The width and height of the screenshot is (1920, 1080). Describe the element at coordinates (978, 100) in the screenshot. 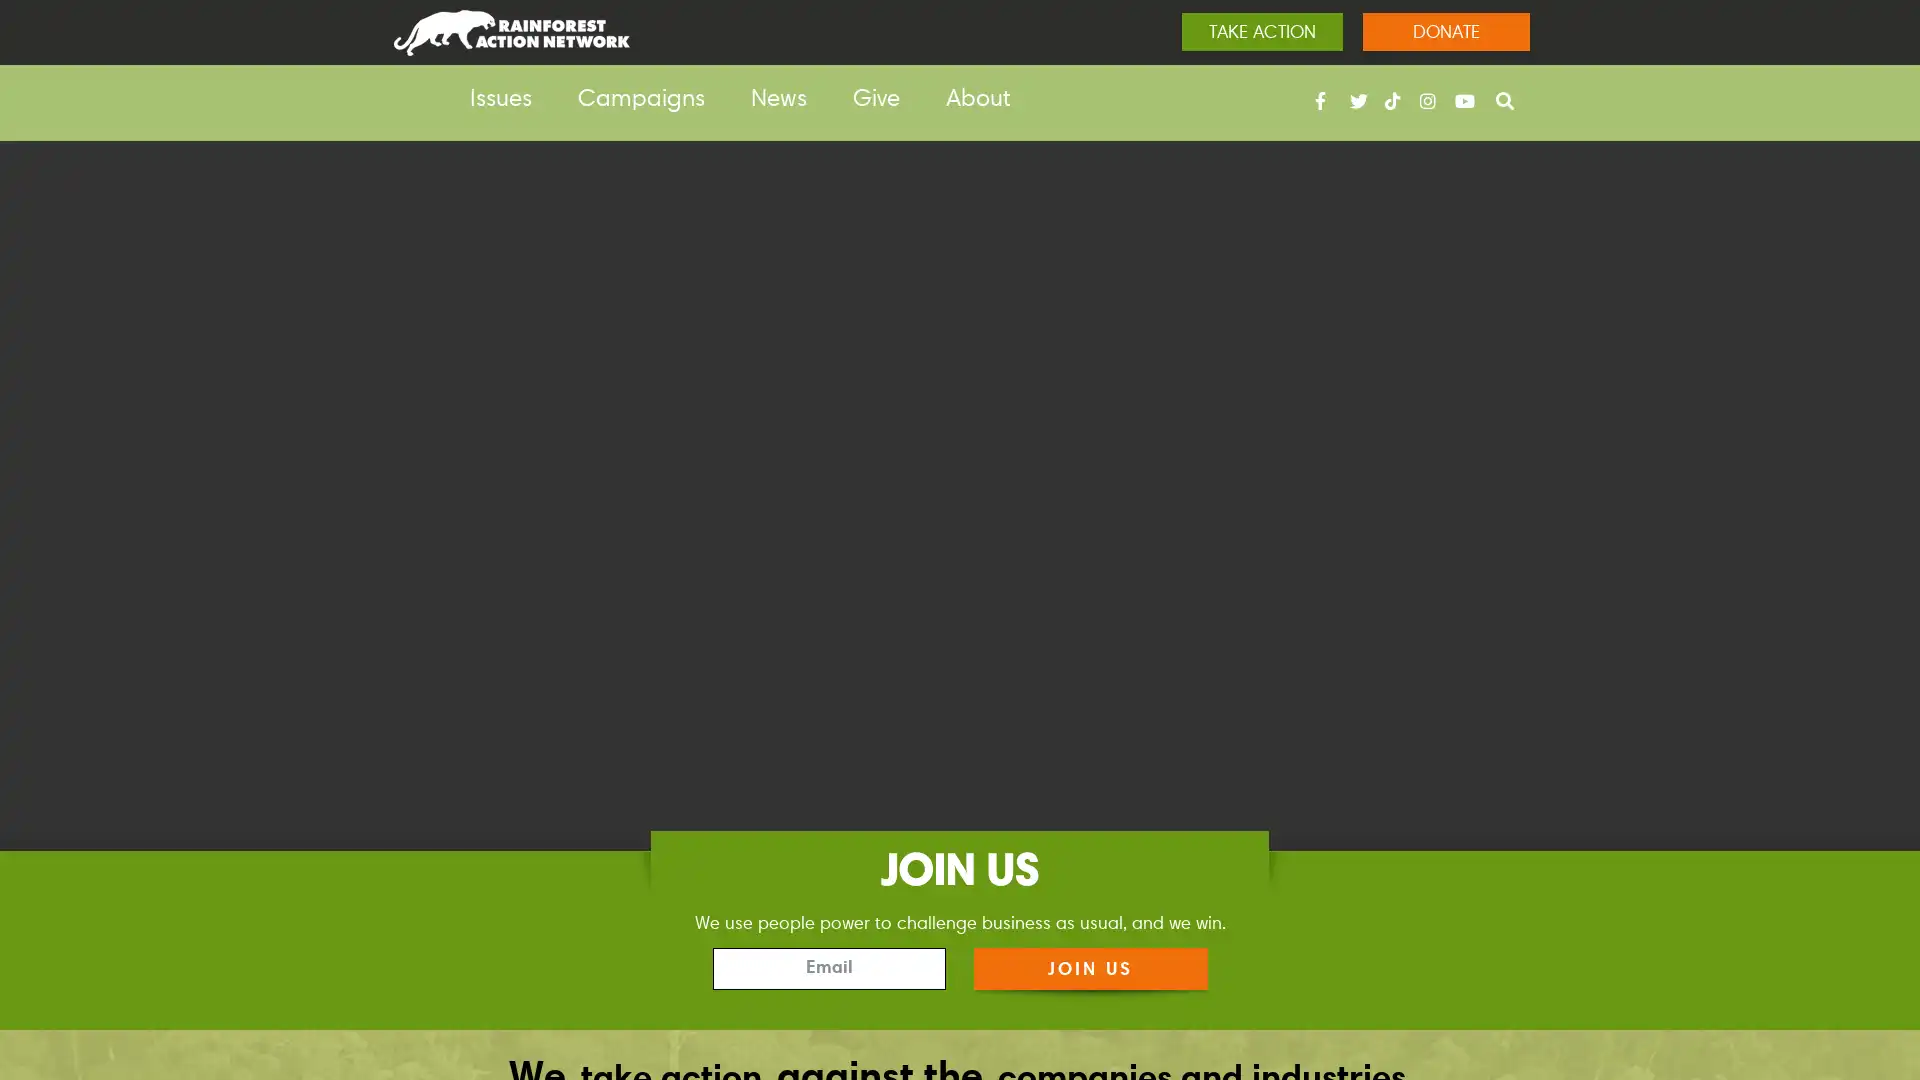

I see `About` at that location.